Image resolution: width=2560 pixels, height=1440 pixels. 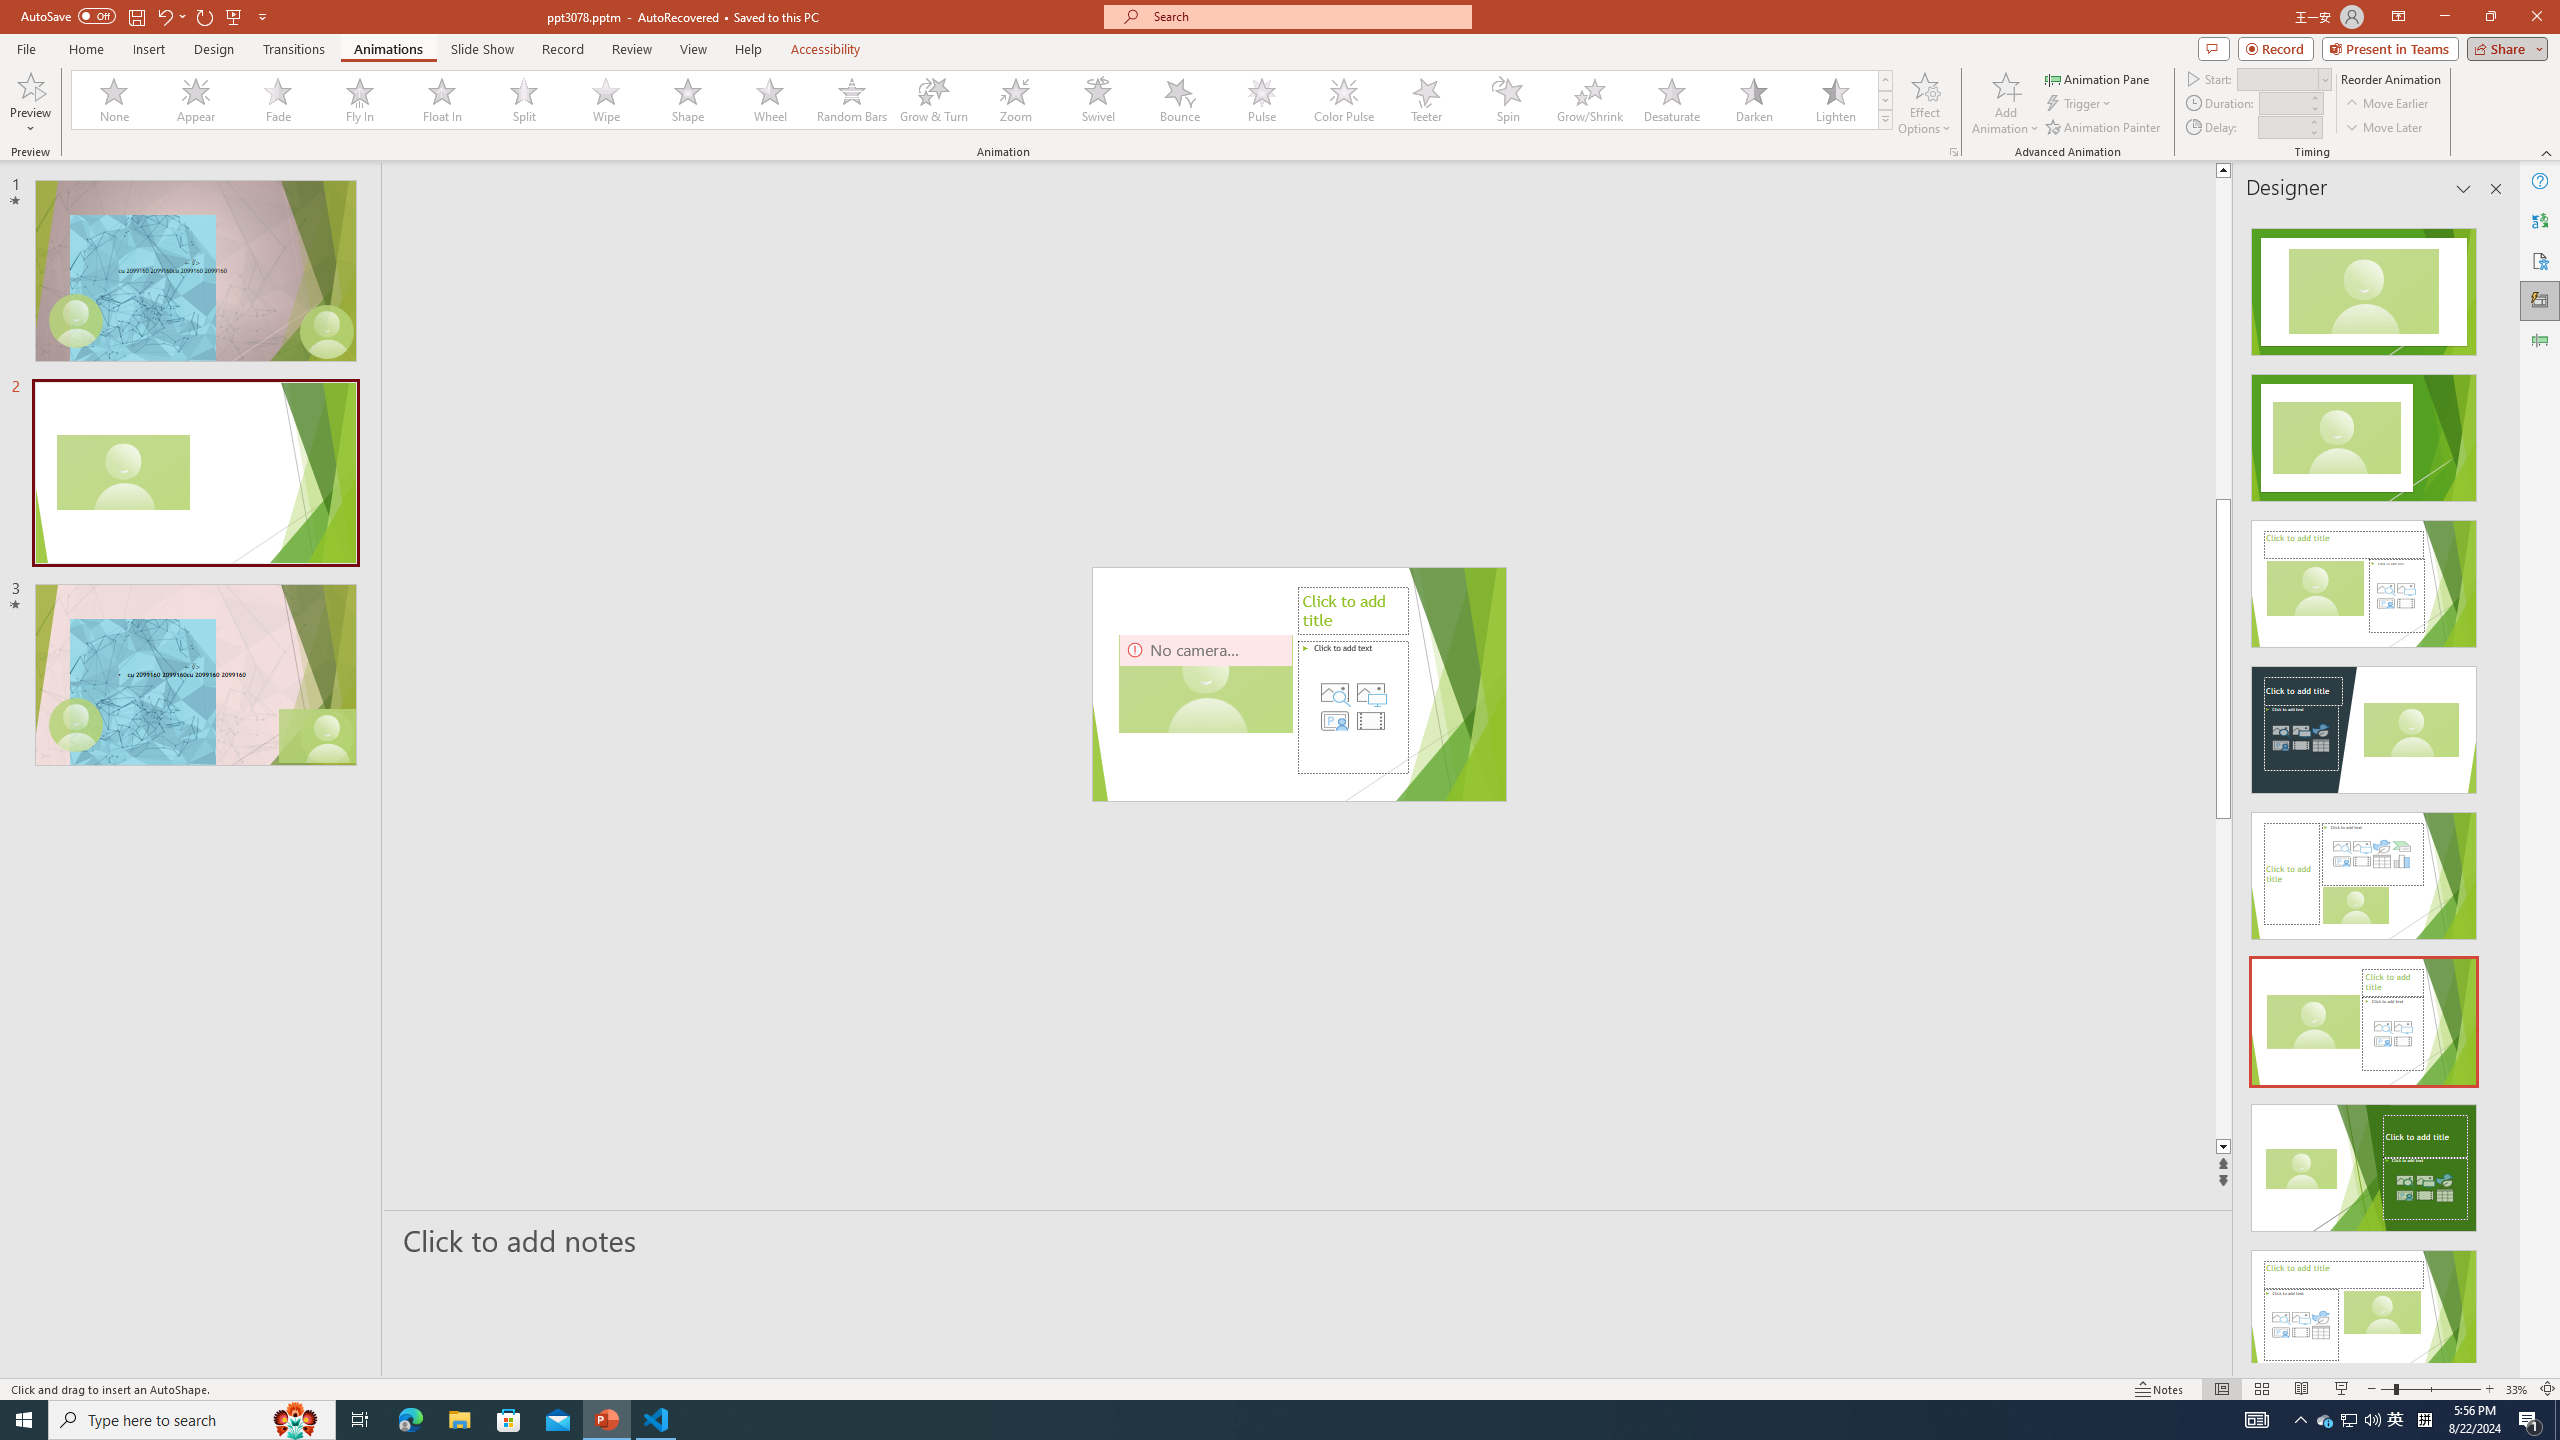 I want to click on 'Page up', so click(x=2290, y=337).